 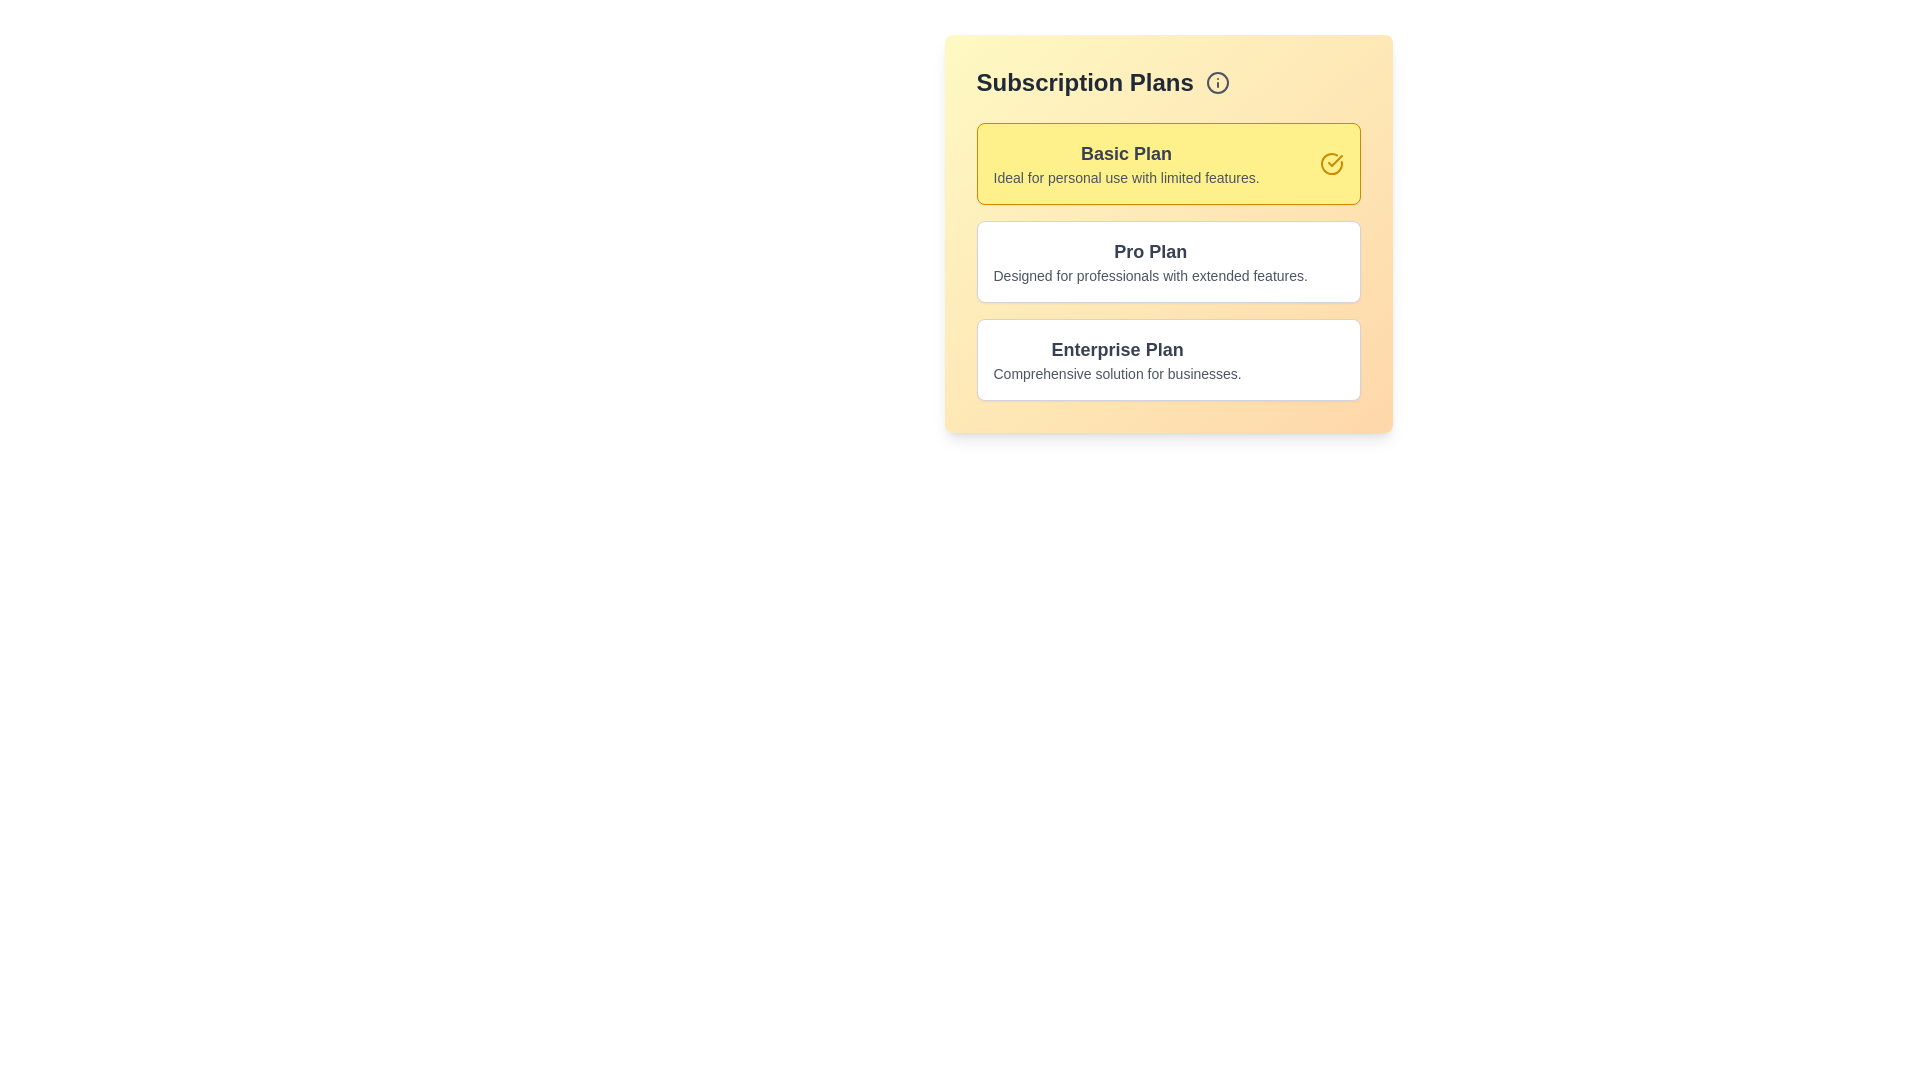 What do you see at coordinates (1150, 276) in the screenshot?
I see `the text element located directly beneath the 'Pro Plan' title, which provides additional details about the Pro Plan subscription for professional users` at bounding box center [1150, 276].